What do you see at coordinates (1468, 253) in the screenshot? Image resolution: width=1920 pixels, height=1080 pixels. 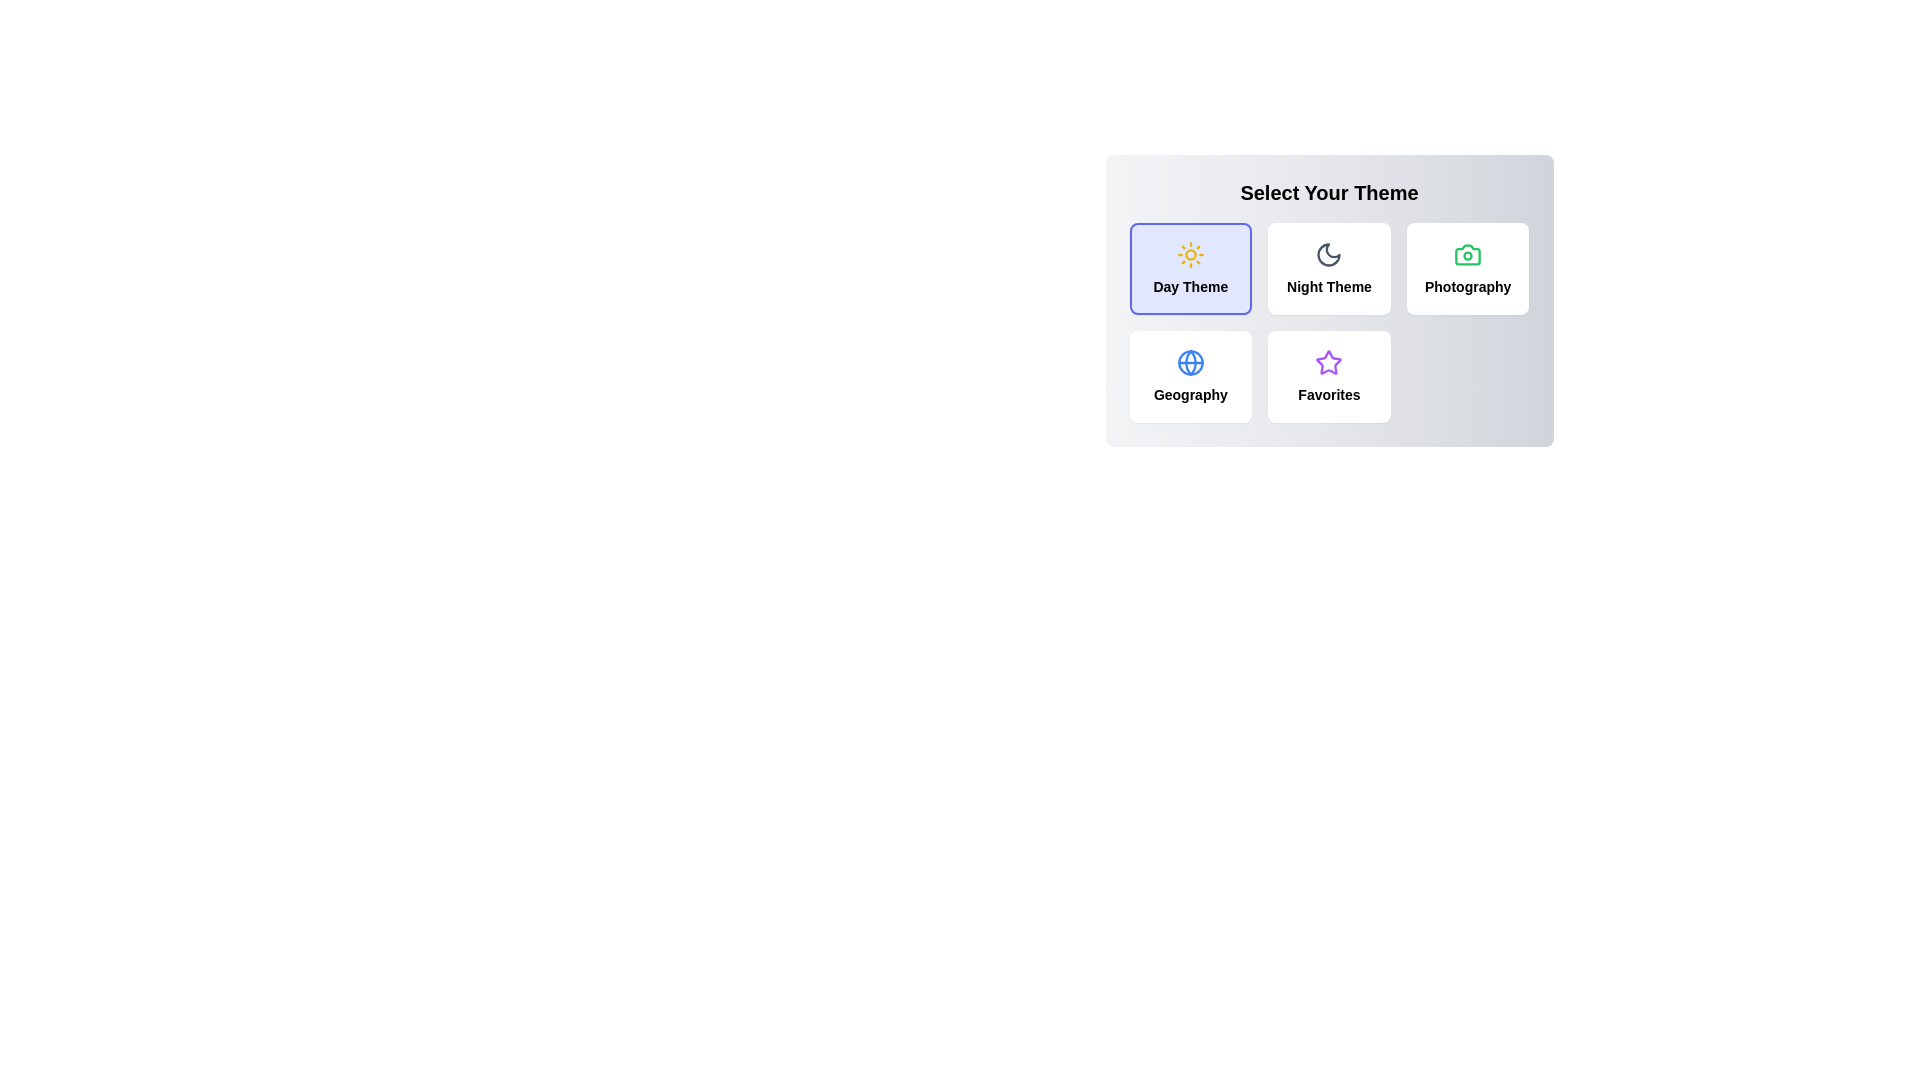 I see `the green camera icon located in the top-right section of the 'Select Your Theme' dialog interface, which is associated with the 'Photography' option` at bounding box center [1468, 253].